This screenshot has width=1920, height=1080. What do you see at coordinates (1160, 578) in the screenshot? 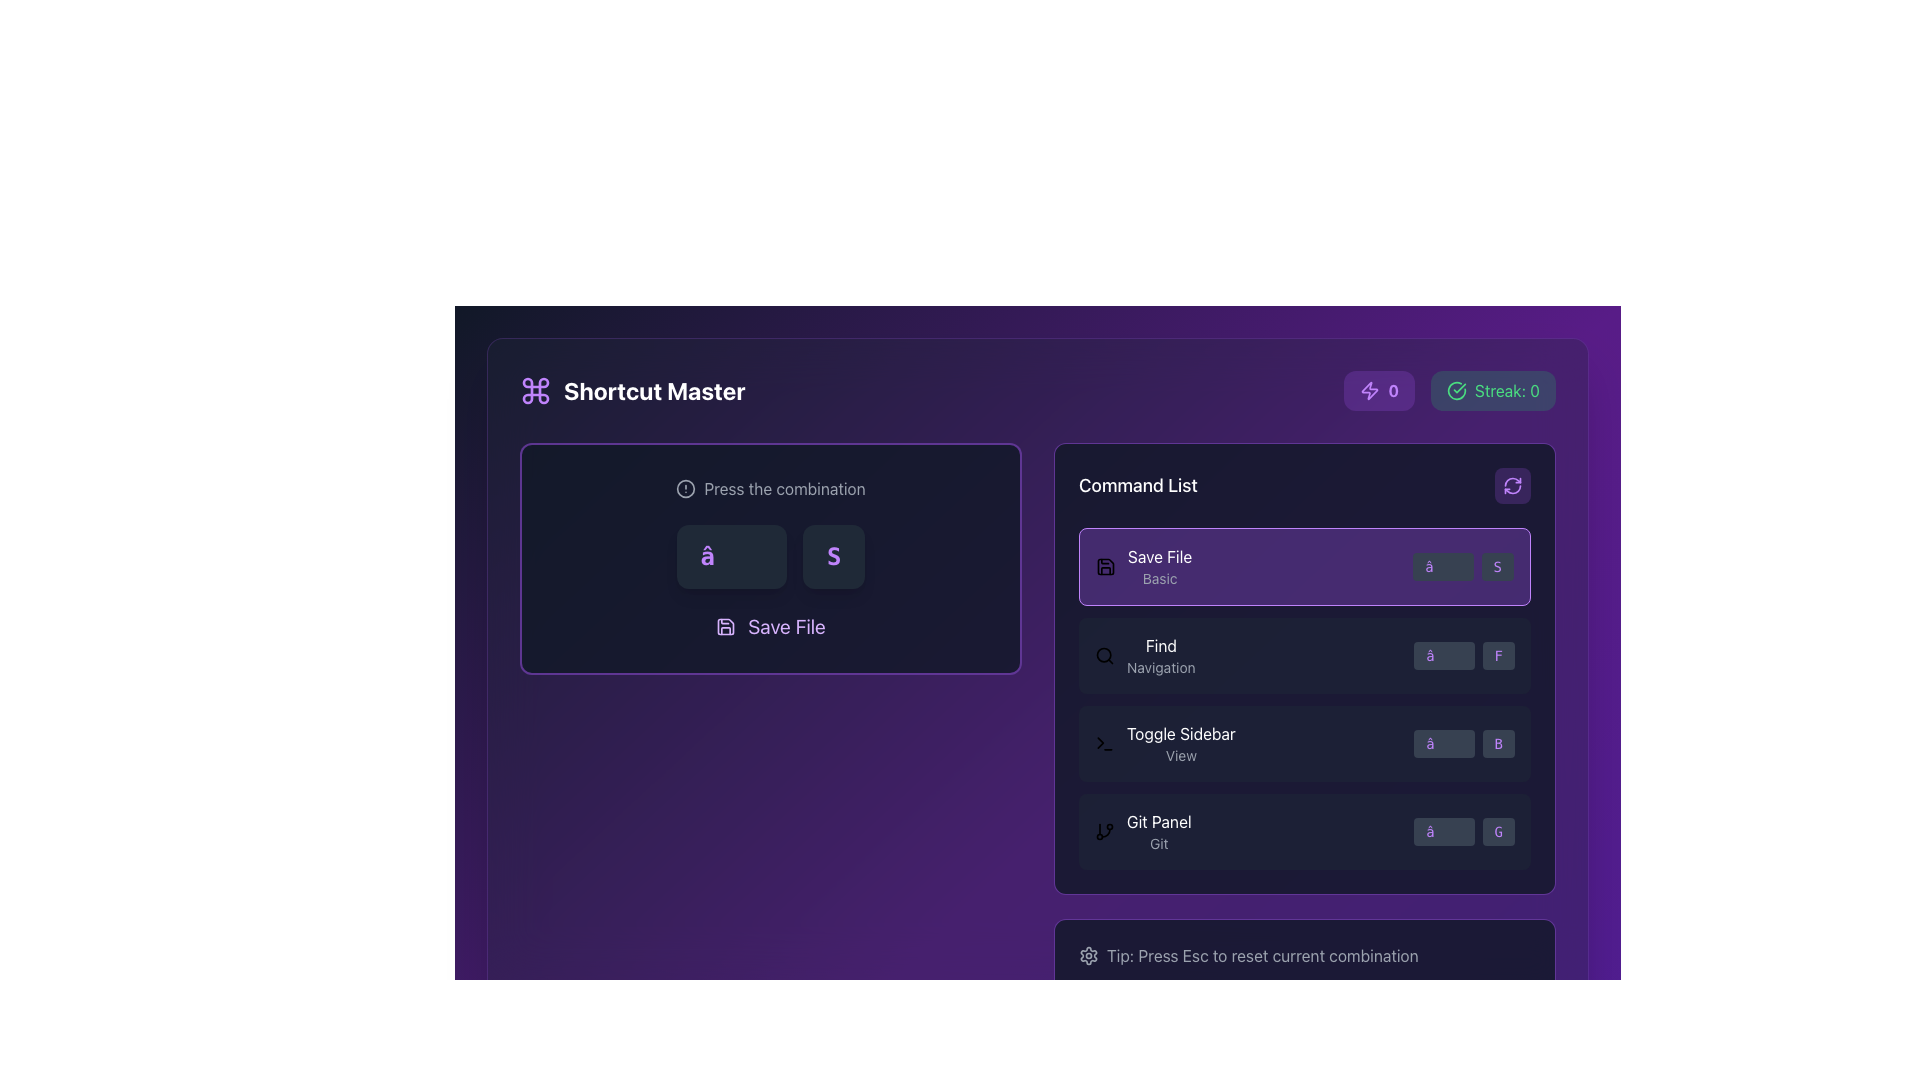
I see `the text label displaying the word 'Basic', which is styled in gray color and located just below the 'Save File' text in the 'Command List' section of the right panel` at bounding box center [1160, 578].